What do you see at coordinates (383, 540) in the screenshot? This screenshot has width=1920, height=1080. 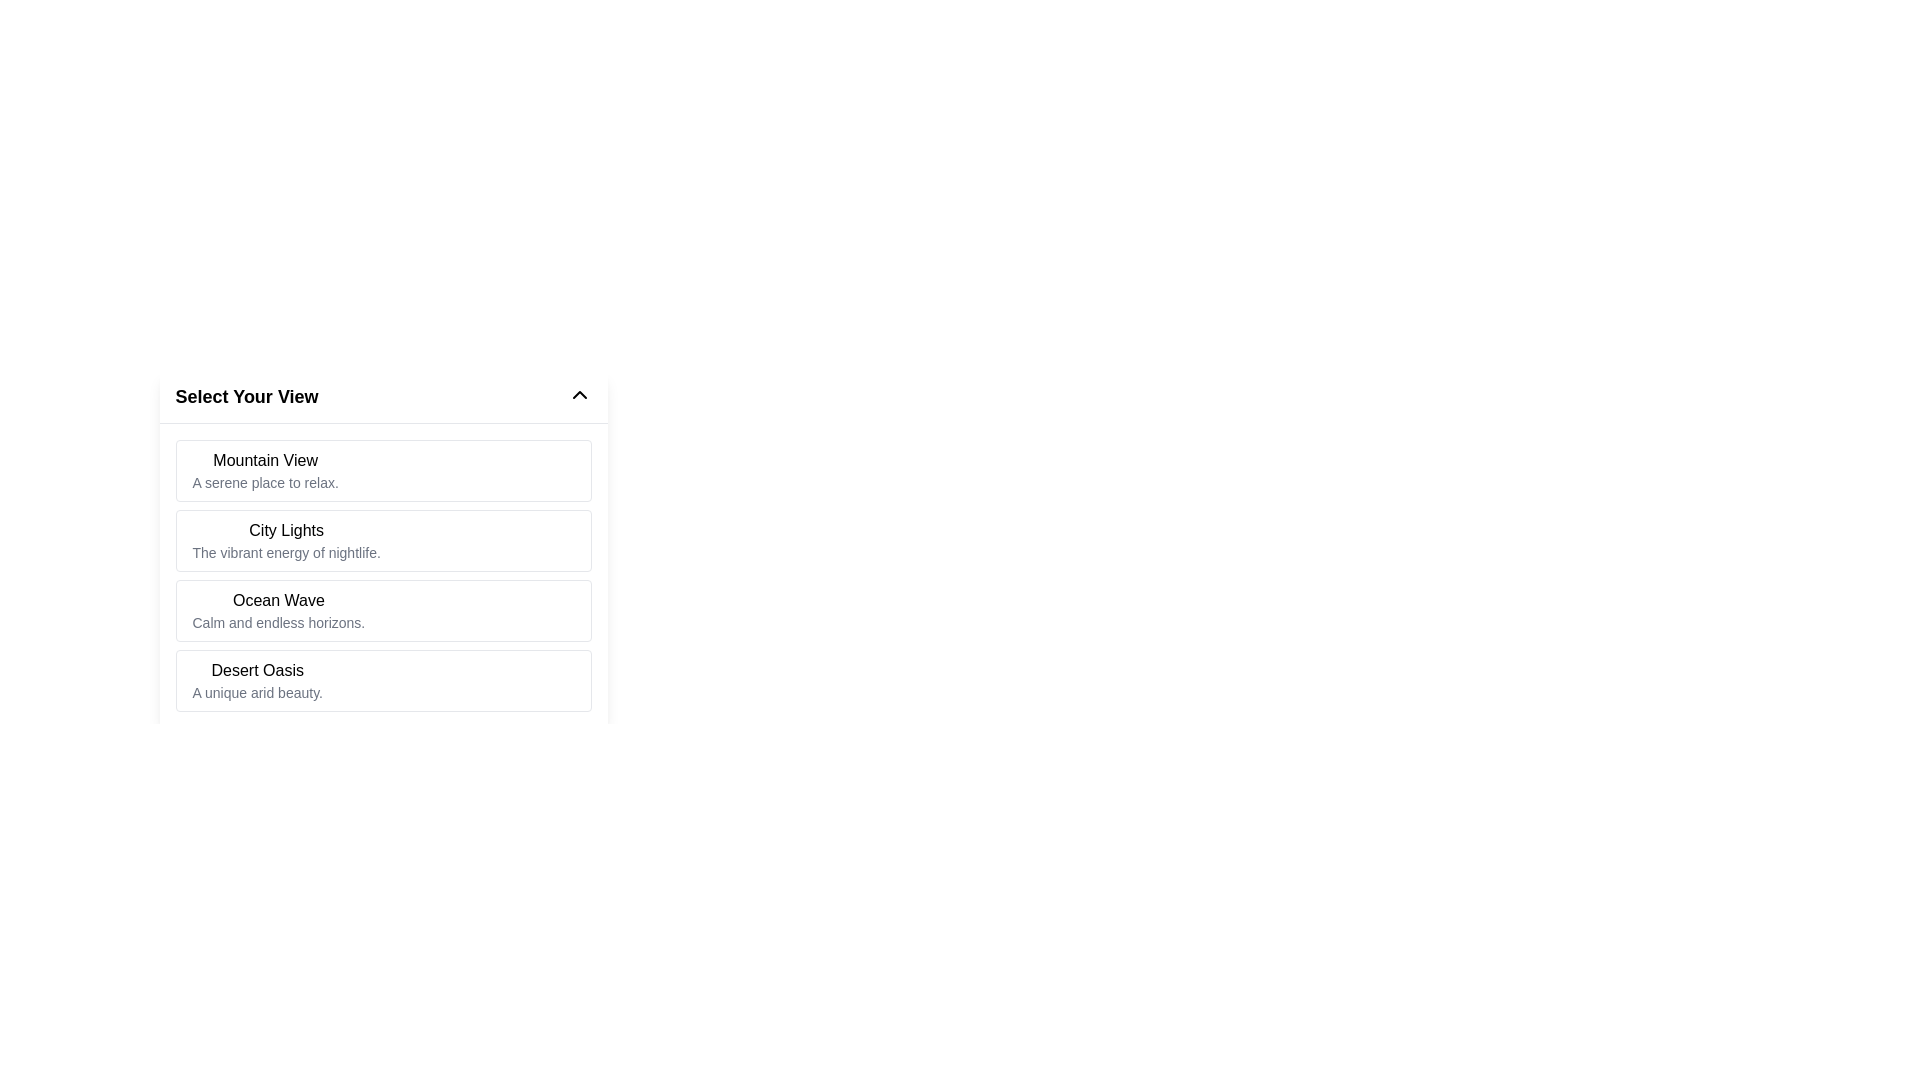 I see `to select the list item with the title 'City Lights' and subtitle 'The vibrant energy of nightlife.' positioned as the second item in a vertically stacked list` at bounding box center [383, 540].